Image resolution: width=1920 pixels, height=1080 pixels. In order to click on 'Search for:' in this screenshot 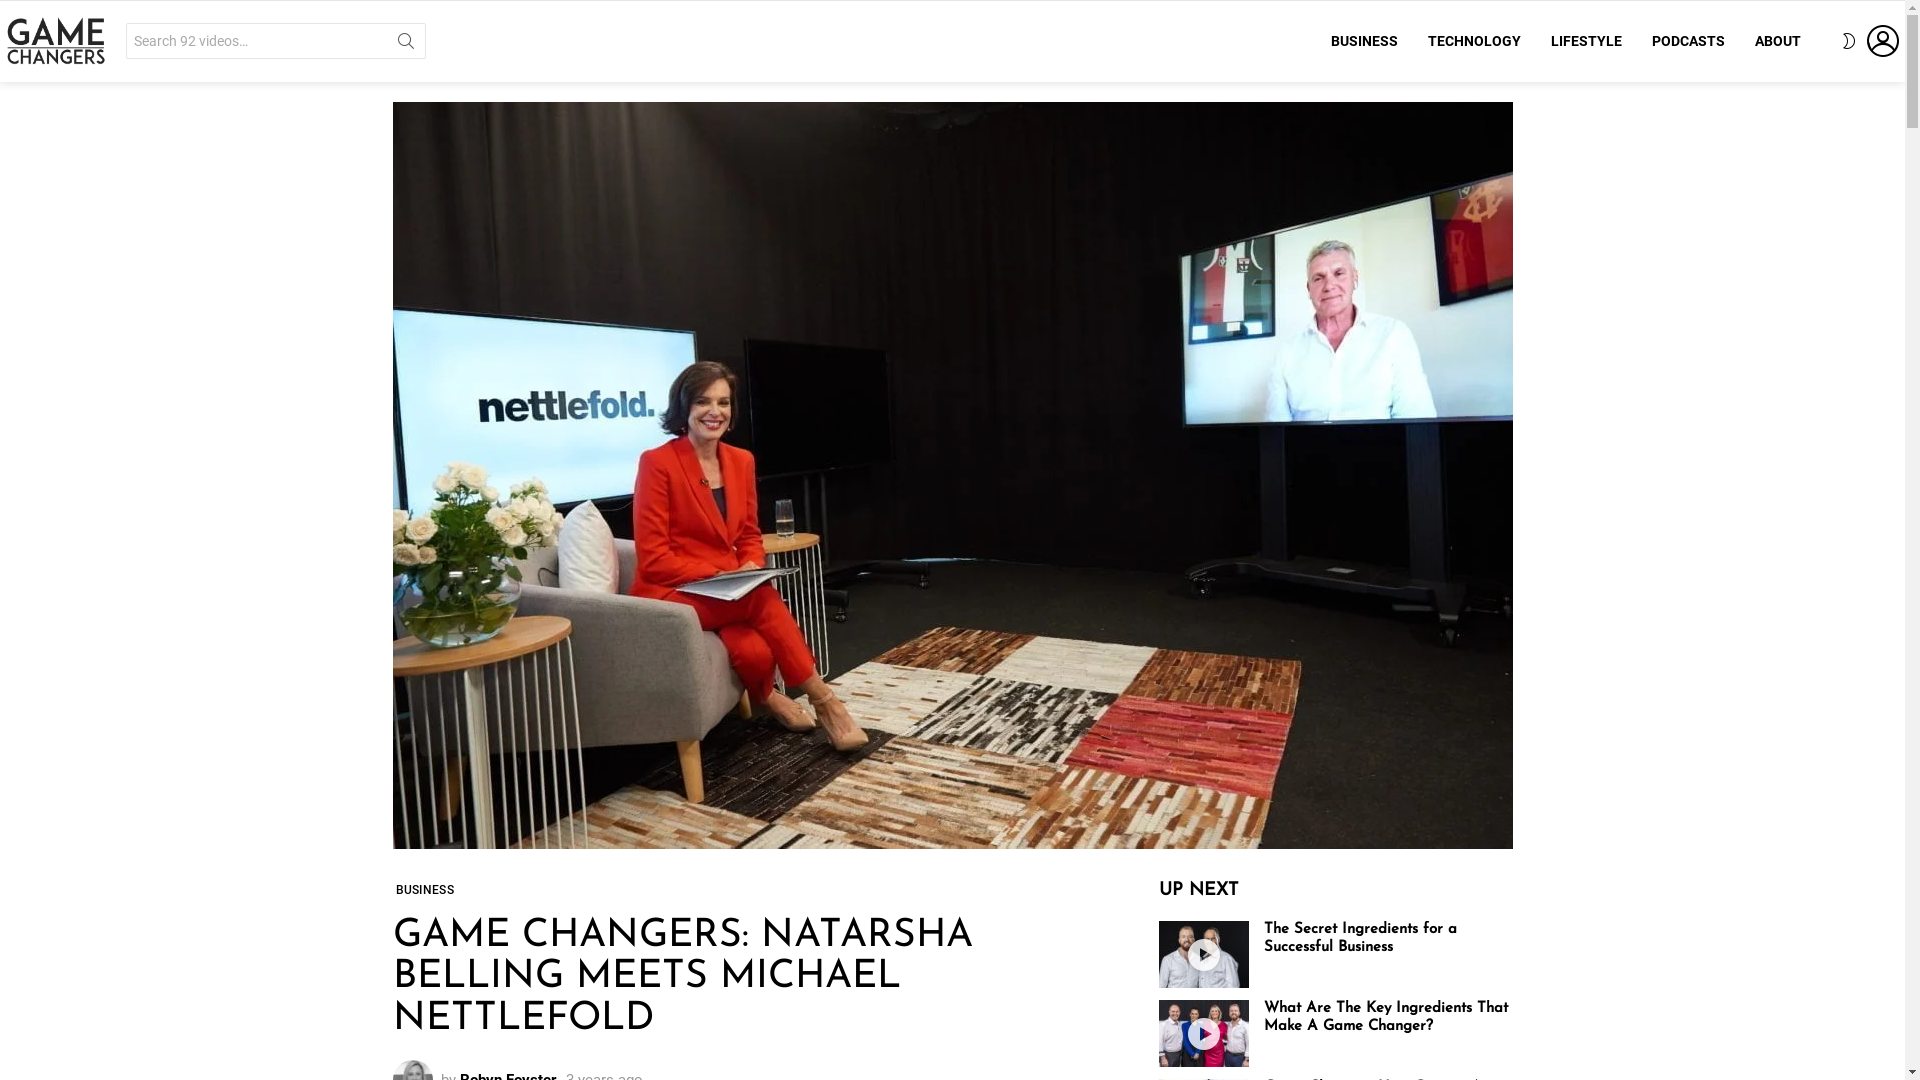, I will do `click(274, 41)`.